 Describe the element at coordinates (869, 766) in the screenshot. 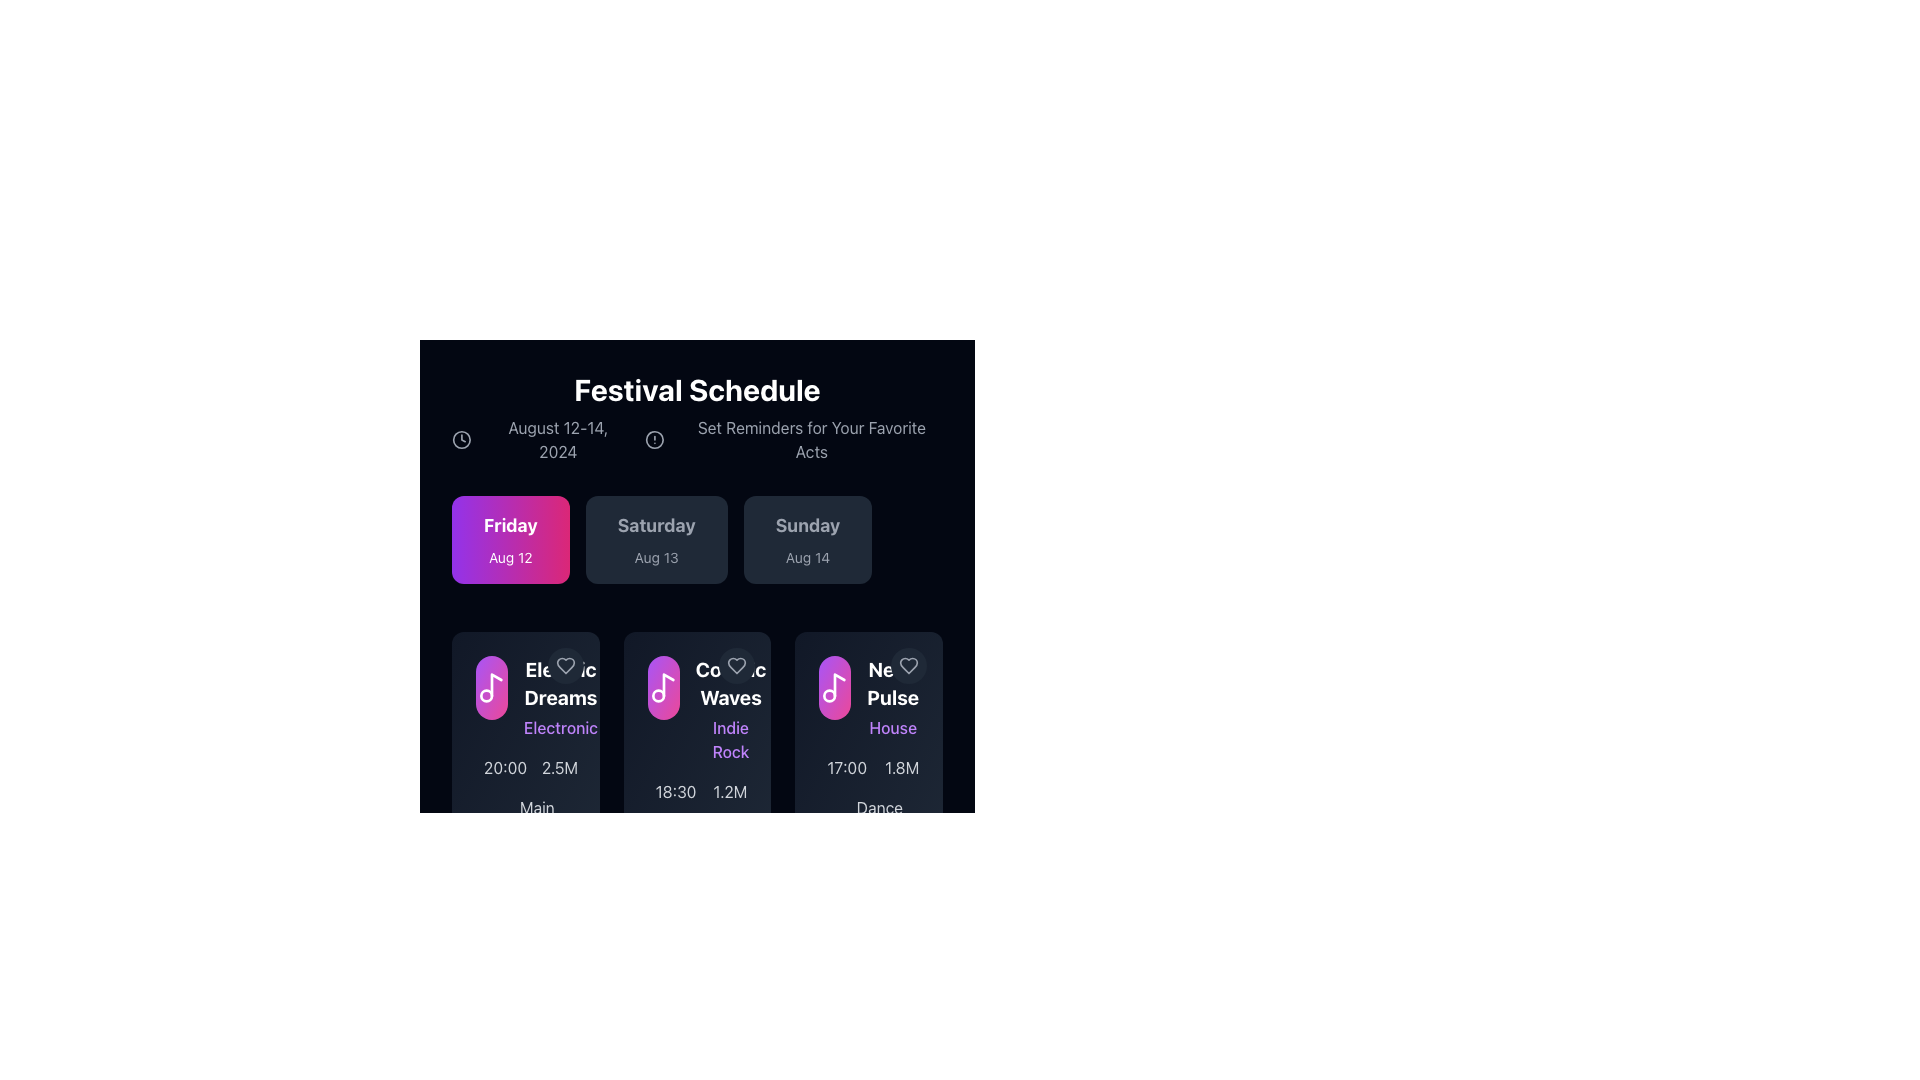

I see `informational label displaying the time '17:00' and the number '1.8M', which is located under the 'Neon Pulse House' description and above the 'Dance Arena' text` at that location.